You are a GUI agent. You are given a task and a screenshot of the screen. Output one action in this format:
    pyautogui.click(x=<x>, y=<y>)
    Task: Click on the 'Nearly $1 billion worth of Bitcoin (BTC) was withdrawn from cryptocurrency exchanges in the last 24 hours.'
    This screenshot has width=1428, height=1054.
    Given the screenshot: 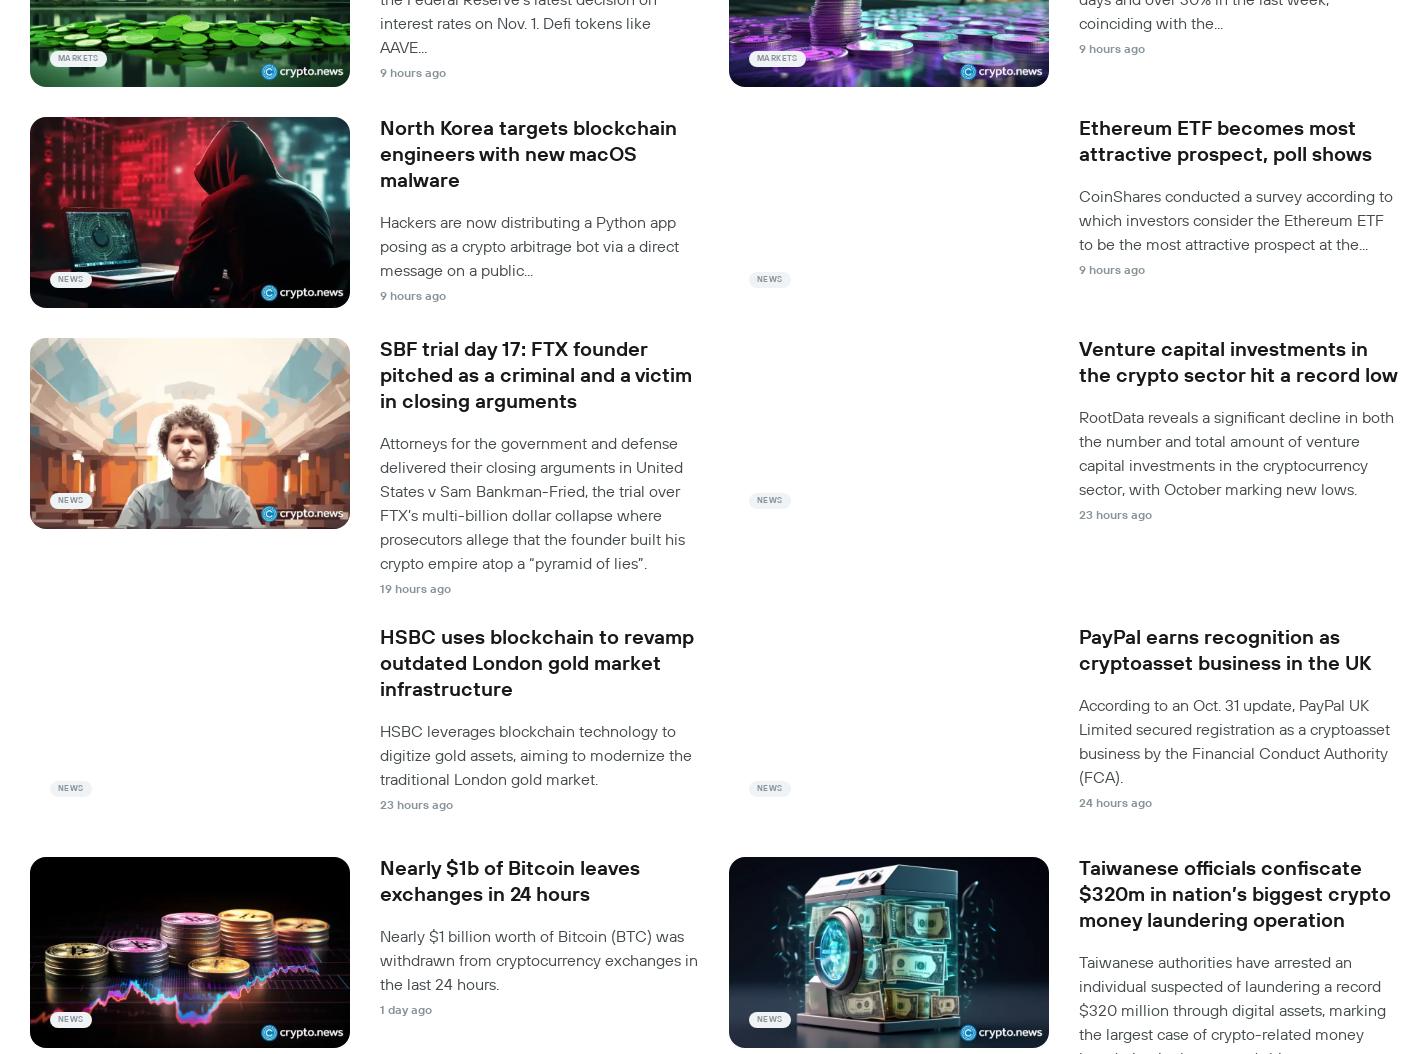 What is the action you would take?
    pyautogui.click(x=539, y=959)
    